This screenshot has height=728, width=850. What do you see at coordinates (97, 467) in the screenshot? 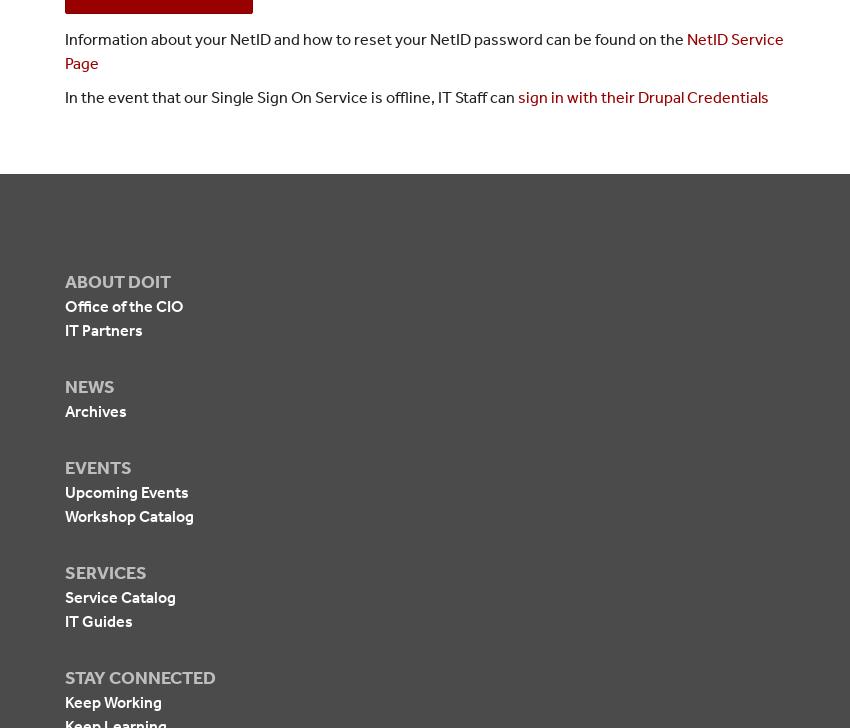
I see `'Events'` at bounding box center [97, 467].